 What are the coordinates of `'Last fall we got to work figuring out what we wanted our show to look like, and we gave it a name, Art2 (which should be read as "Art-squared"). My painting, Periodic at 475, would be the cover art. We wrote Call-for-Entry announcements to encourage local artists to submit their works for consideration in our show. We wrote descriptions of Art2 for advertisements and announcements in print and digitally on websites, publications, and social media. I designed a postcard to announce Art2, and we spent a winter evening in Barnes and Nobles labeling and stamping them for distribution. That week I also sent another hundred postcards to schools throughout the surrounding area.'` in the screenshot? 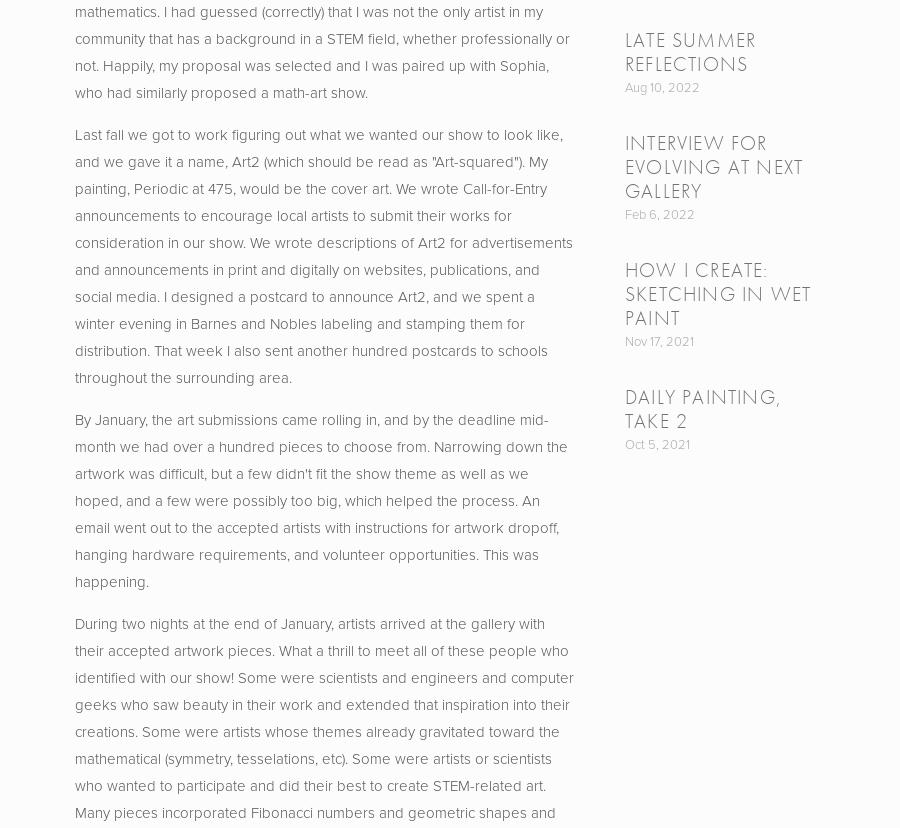 It's located at (323, 254).